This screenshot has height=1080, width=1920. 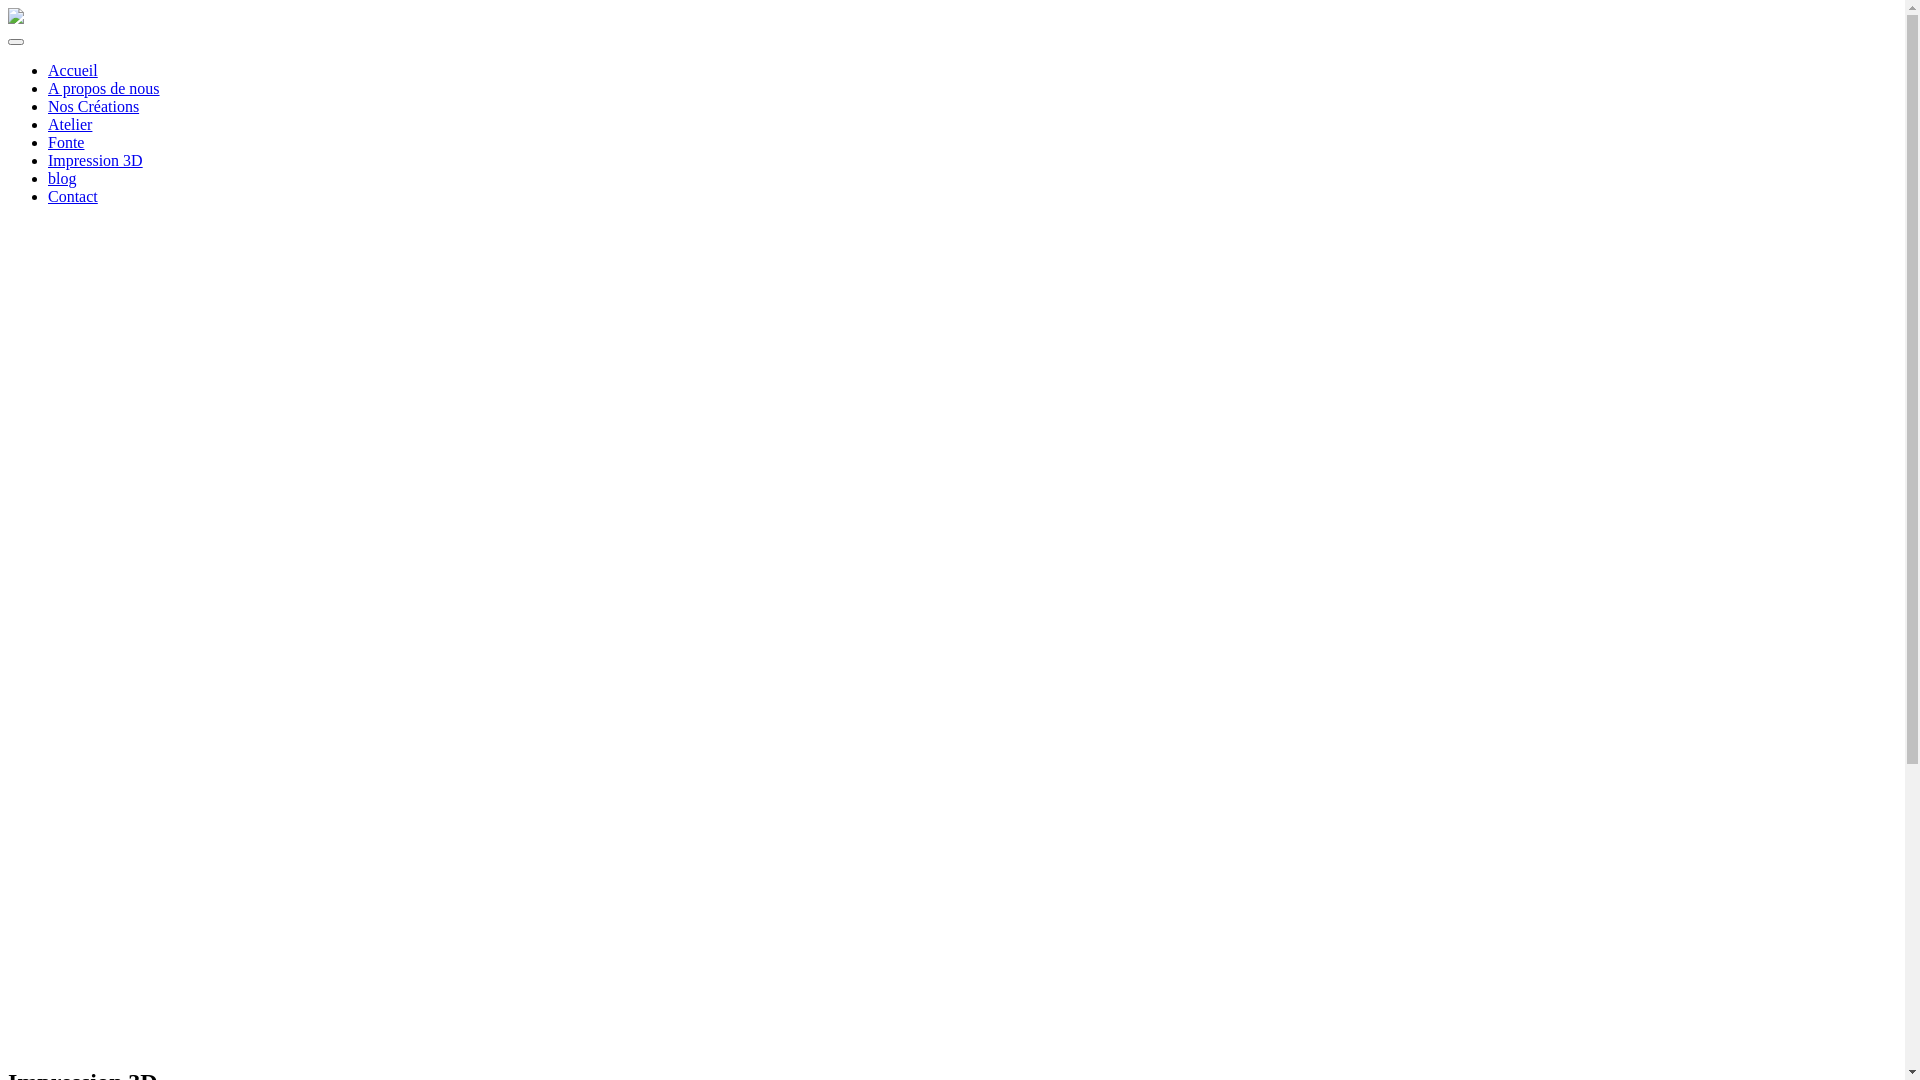 I want to click on 'blog', so click(x=62, y=177).